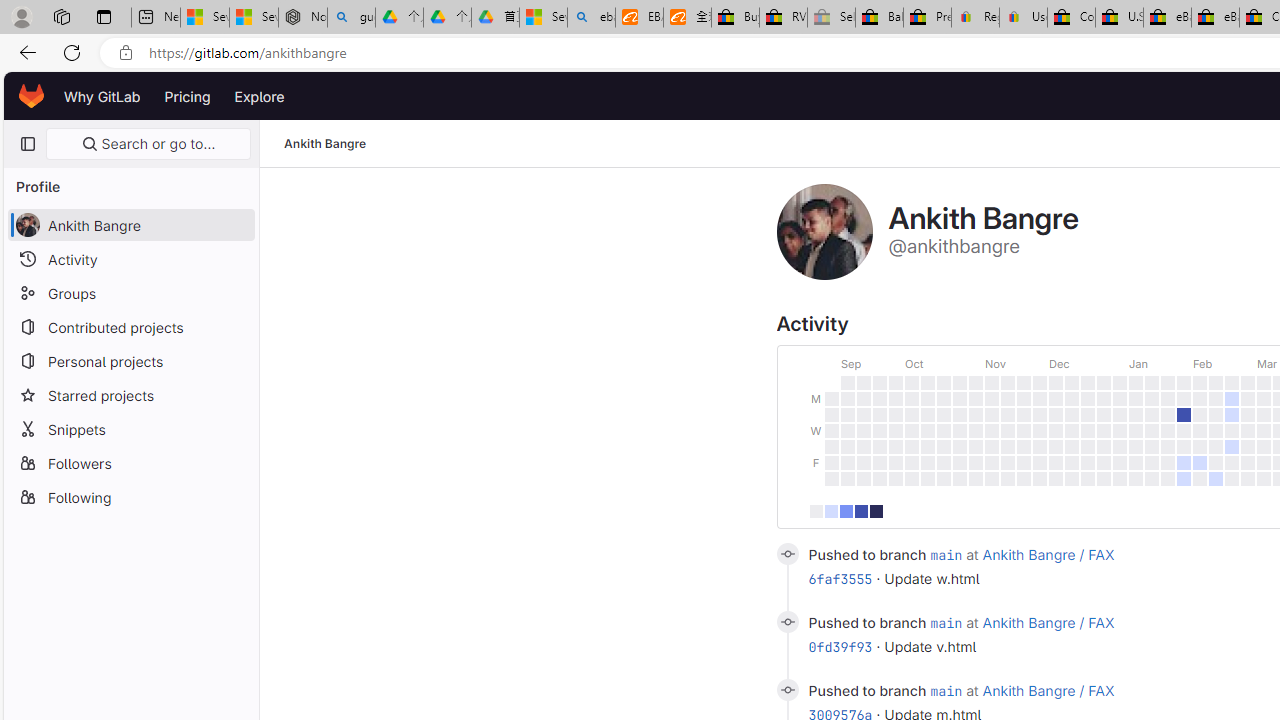 The image size is (1280, 720). I want to click on 'View site information', so click(125, 52).